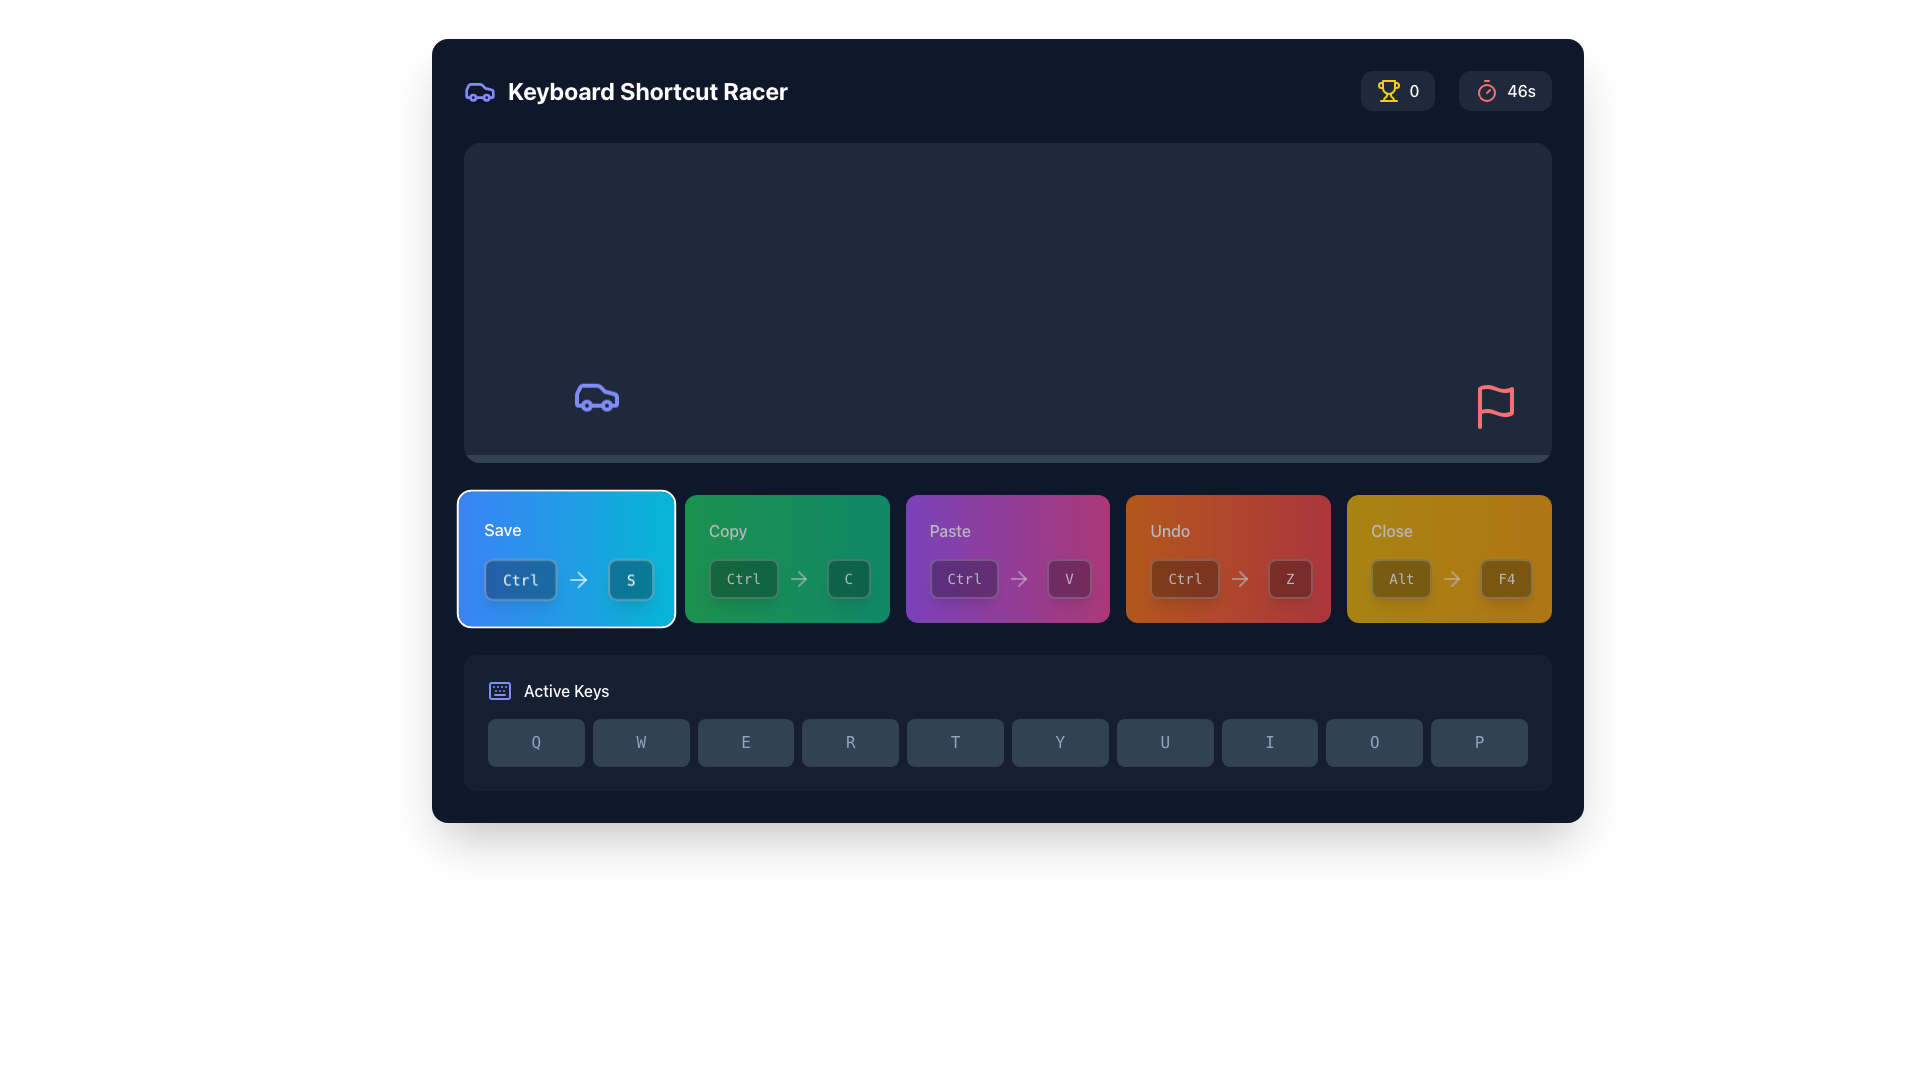 The width and height of the screenshot is (1920, 1080). I want to click on the Shortcut visualization component for pasting content, which visually represents the keyboard shortcut 'Ctrl + V', located in the bottom row of the interface between the 'Copy' and 'Undo' sections, so click(1008, 578).